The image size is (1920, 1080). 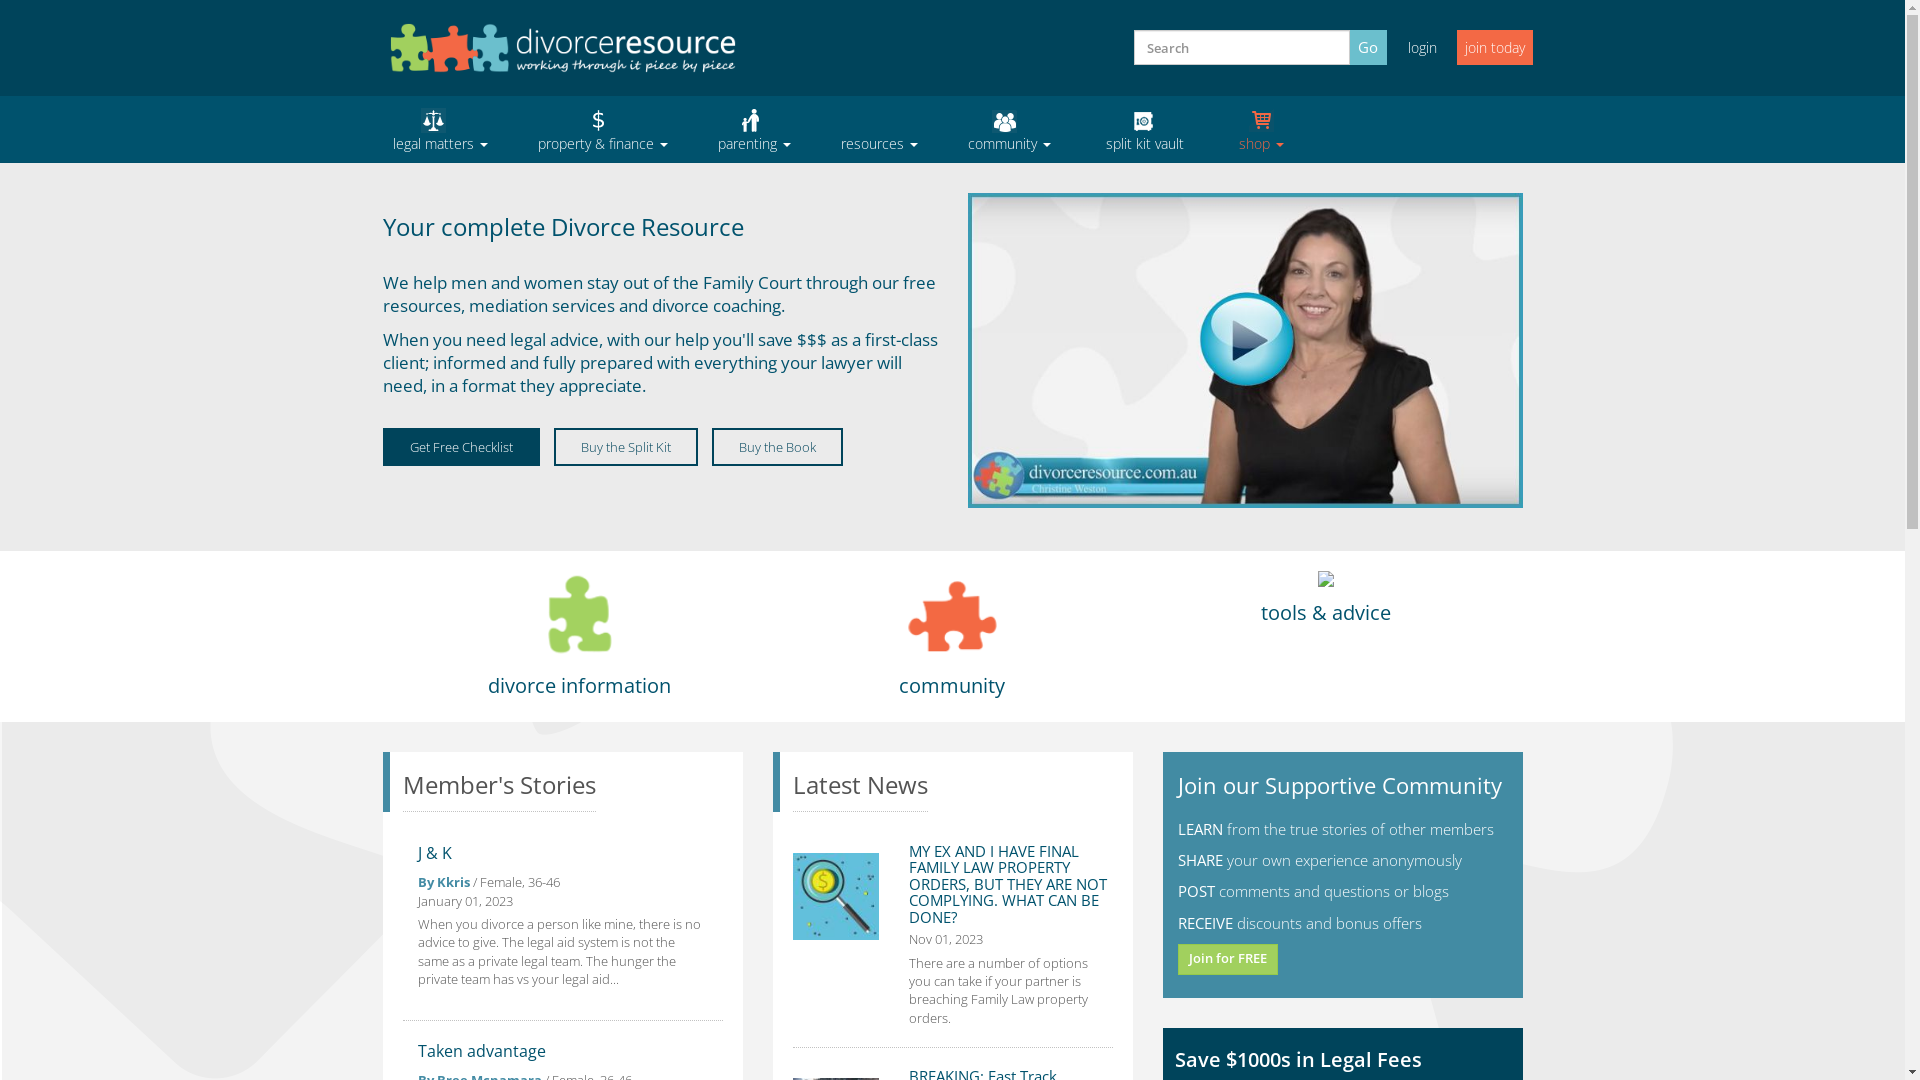 I want to click on 'legal matters', so click(x=439, y=129).